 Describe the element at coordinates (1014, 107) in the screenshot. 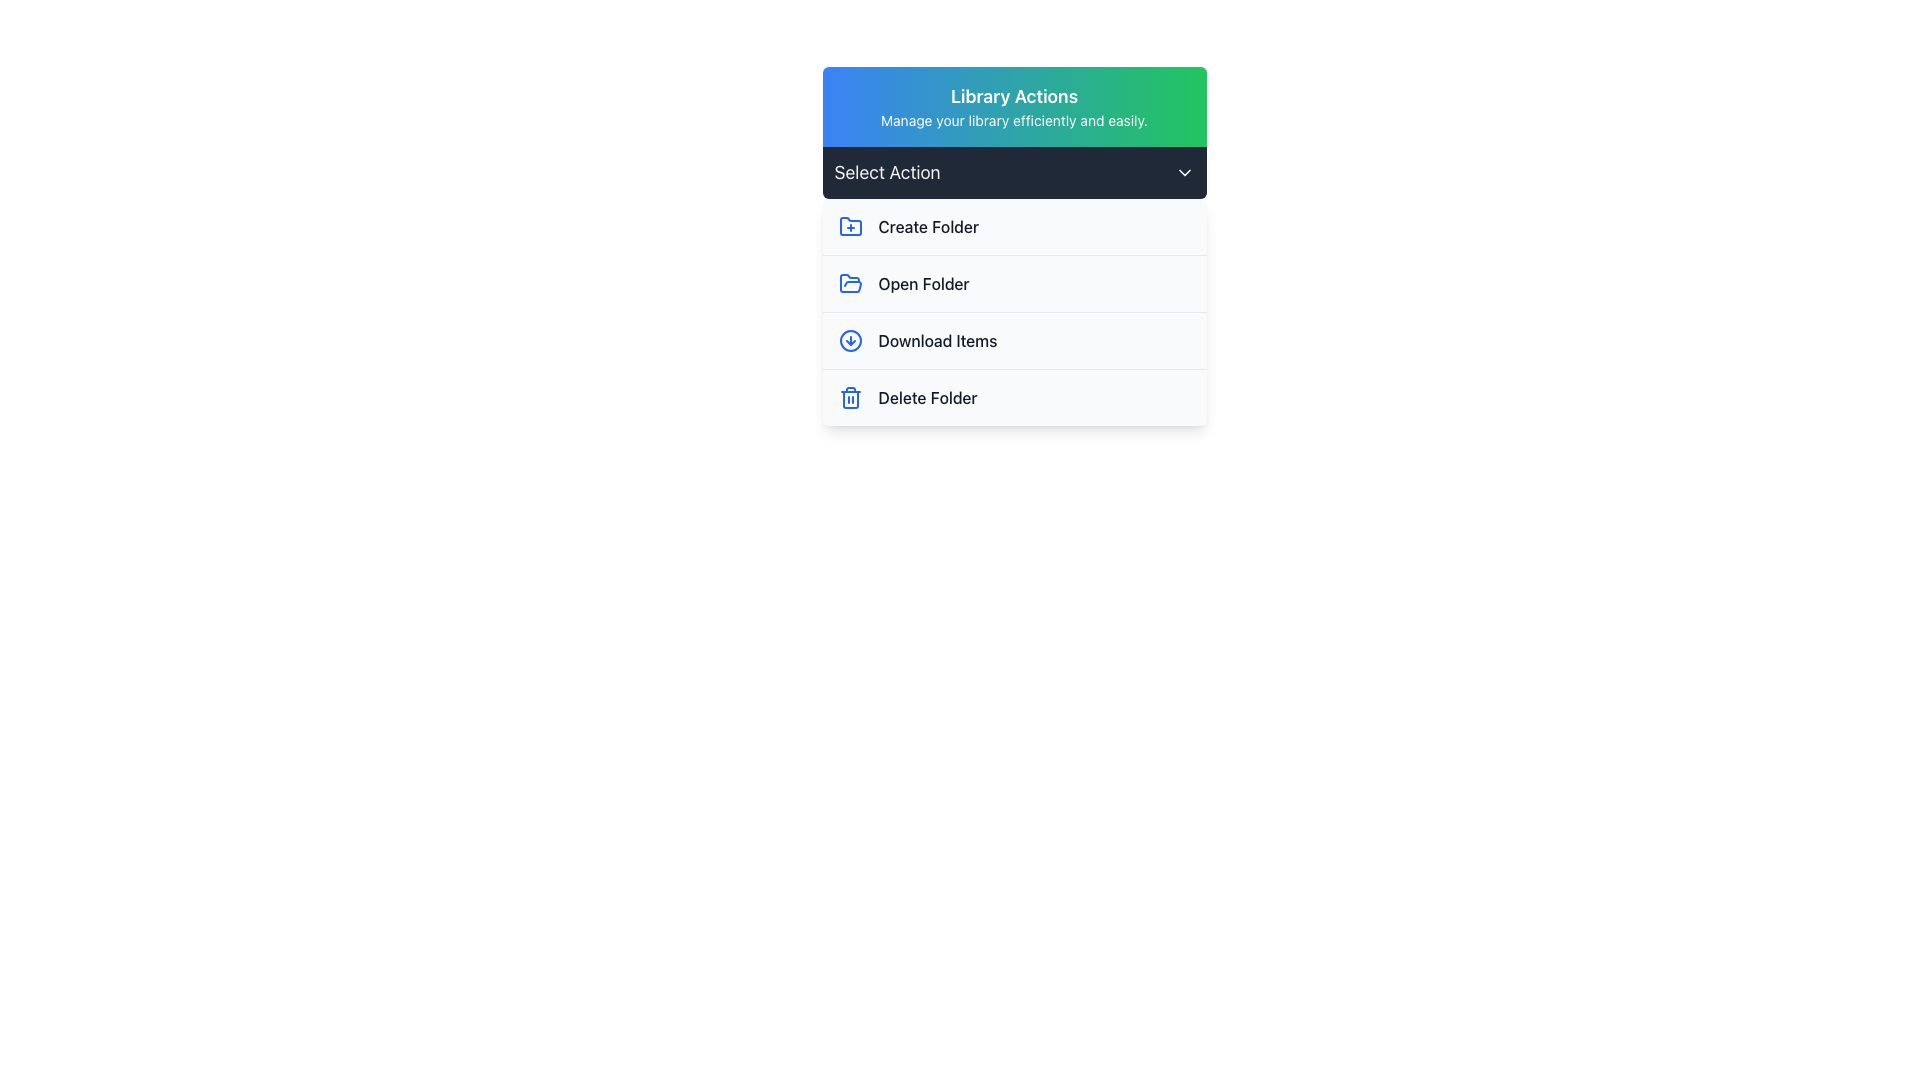

I see `the Informational banner titled 'Library Actions' which has a gradient background and contains a subtitle about managing the library efficiently` at that location.